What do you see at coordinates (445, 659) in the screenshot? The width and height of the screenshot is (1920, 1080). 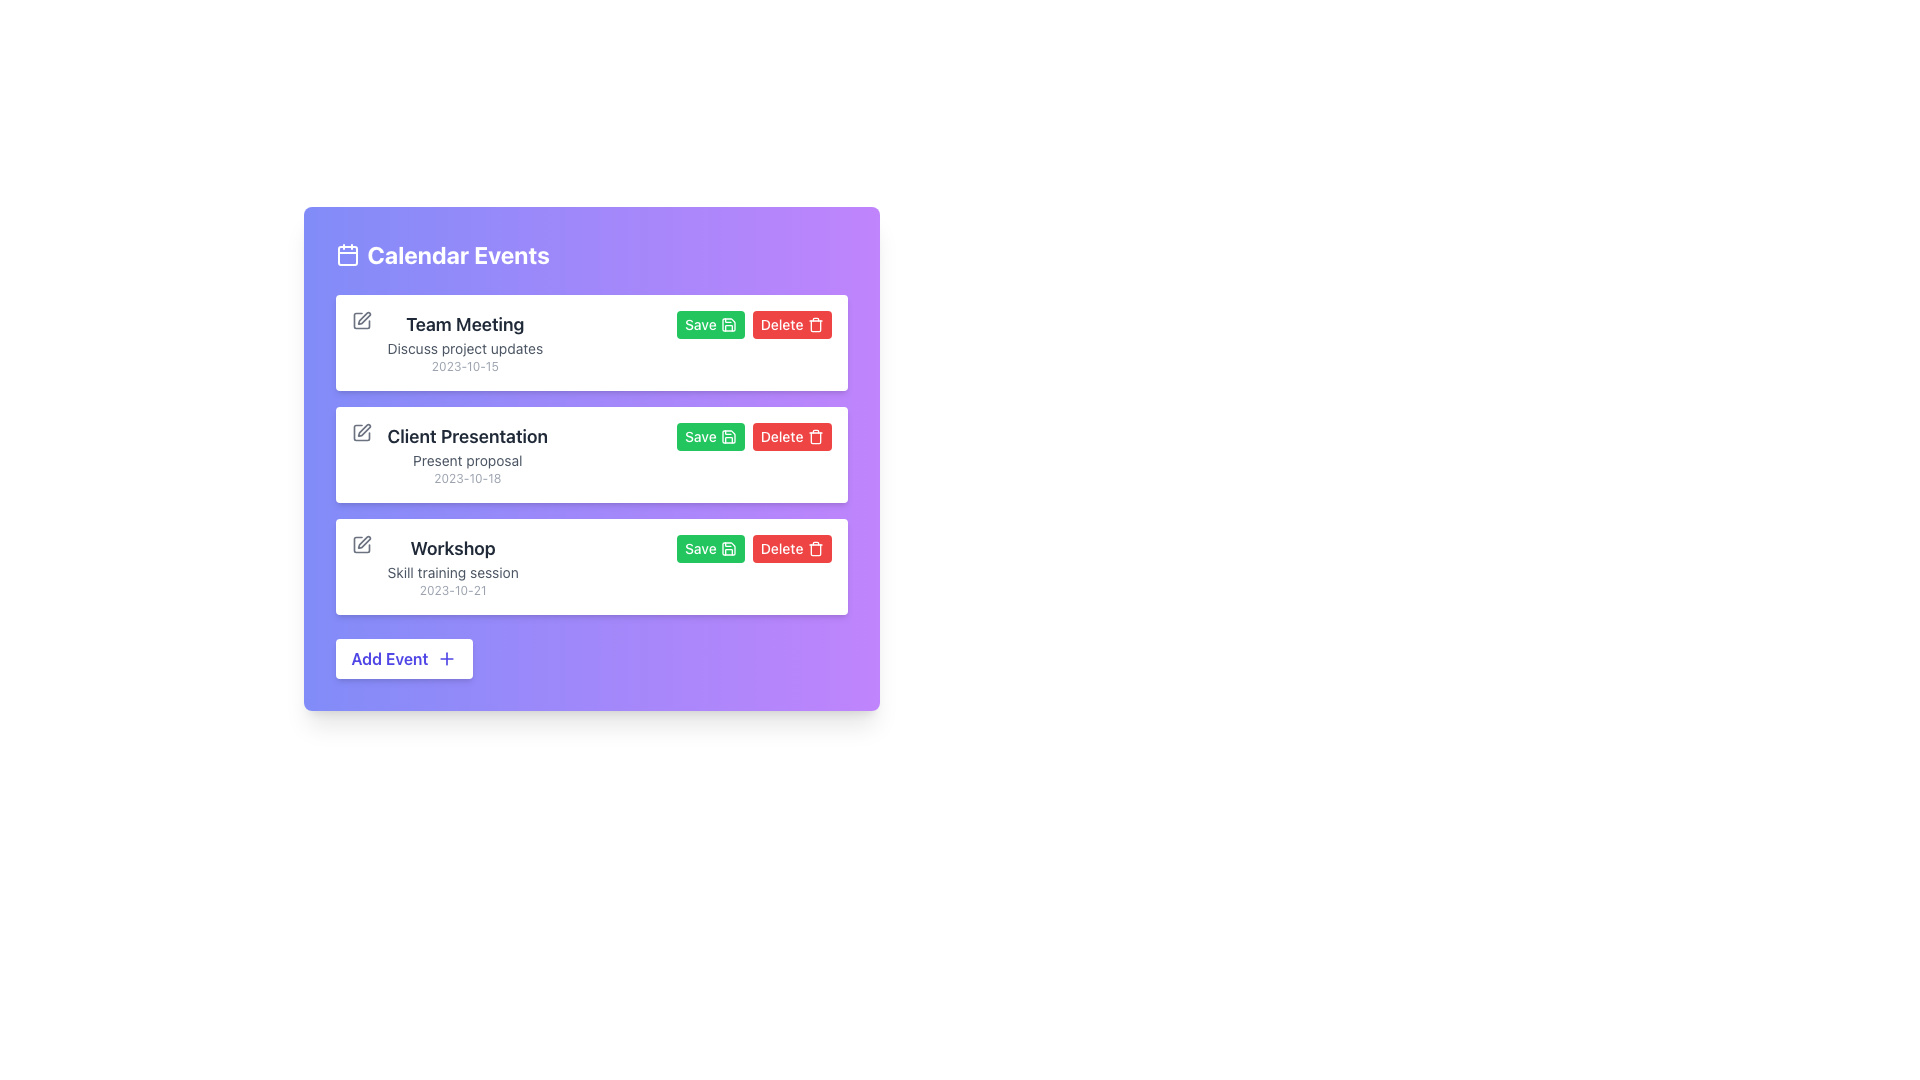 I see `the icon that suggests adding a new event, located within the 'Add Event' button at the bottom left of the interface` at bounding box center [445, 659].